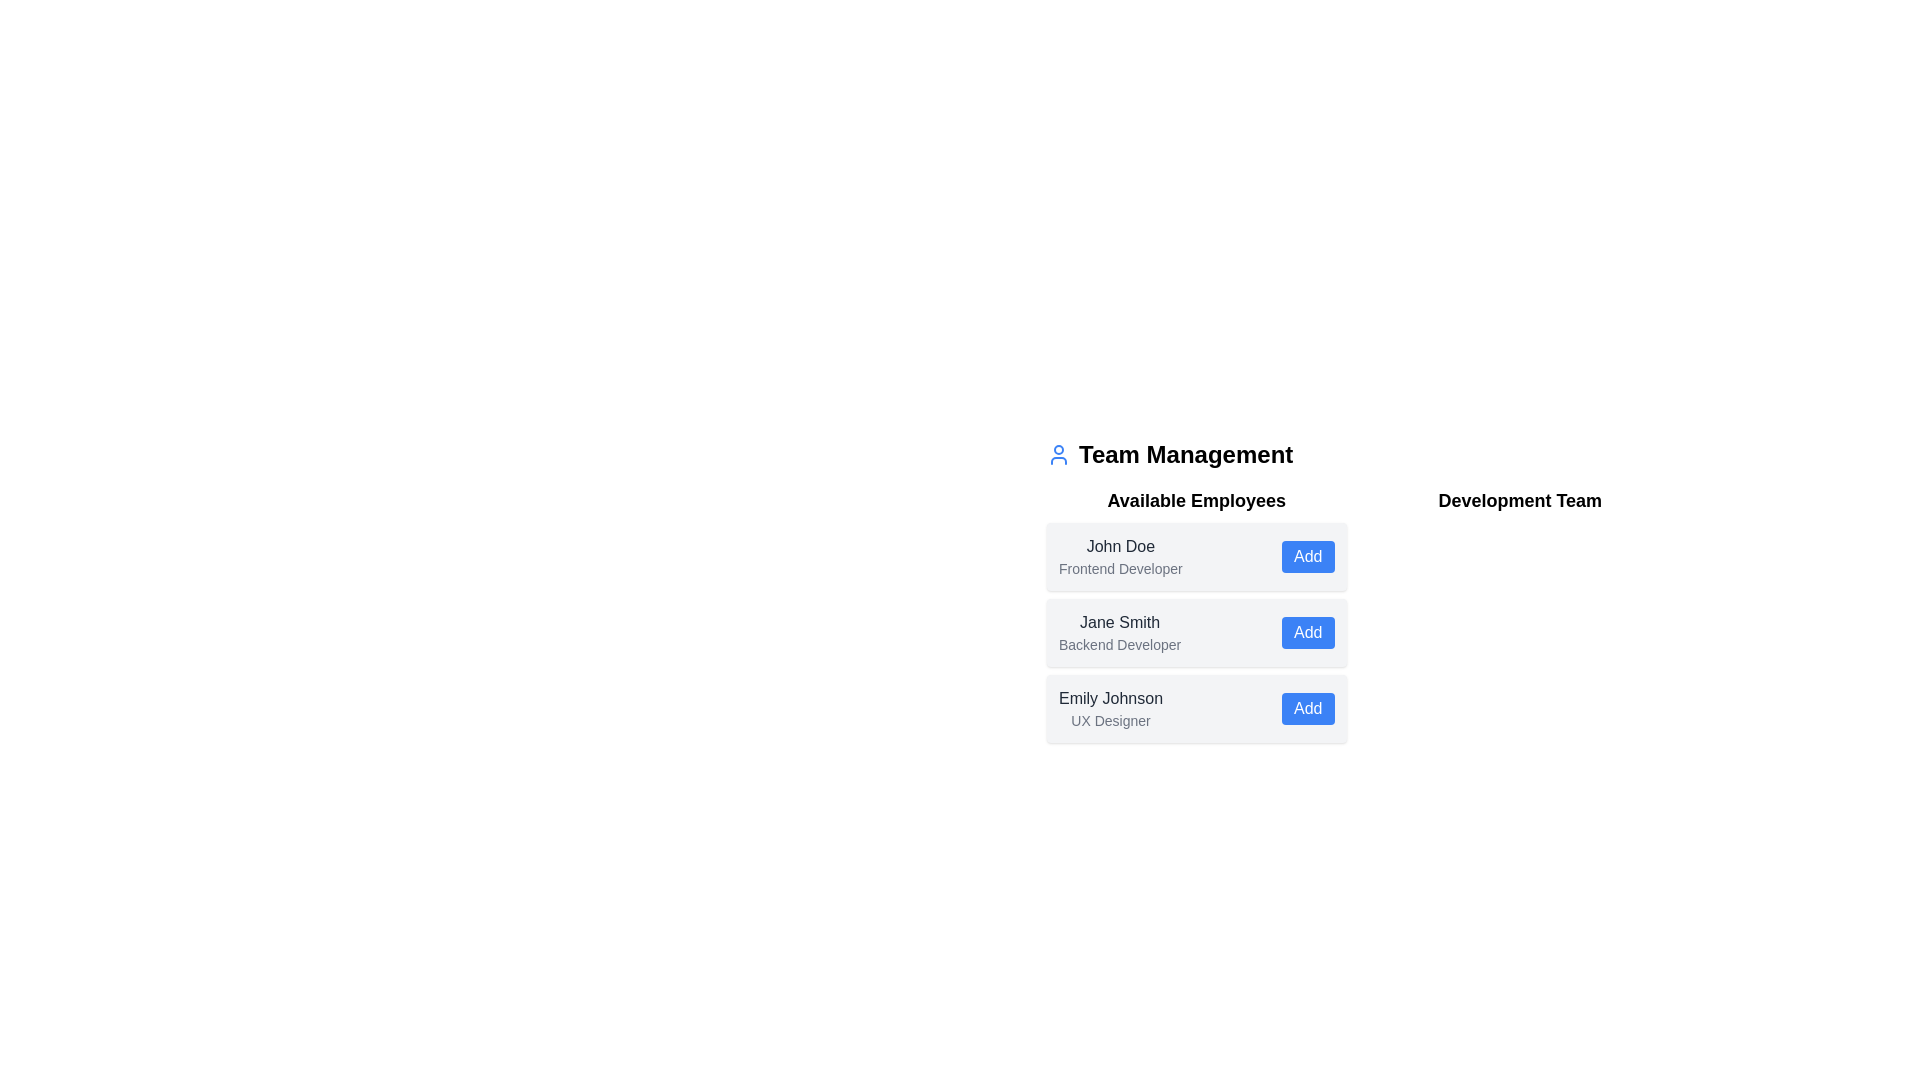  I want to click on text information for the employee entry 'Jane Smith', which includes their role, located in the second position of the 'Available Employees' list, so click(1196, 632).